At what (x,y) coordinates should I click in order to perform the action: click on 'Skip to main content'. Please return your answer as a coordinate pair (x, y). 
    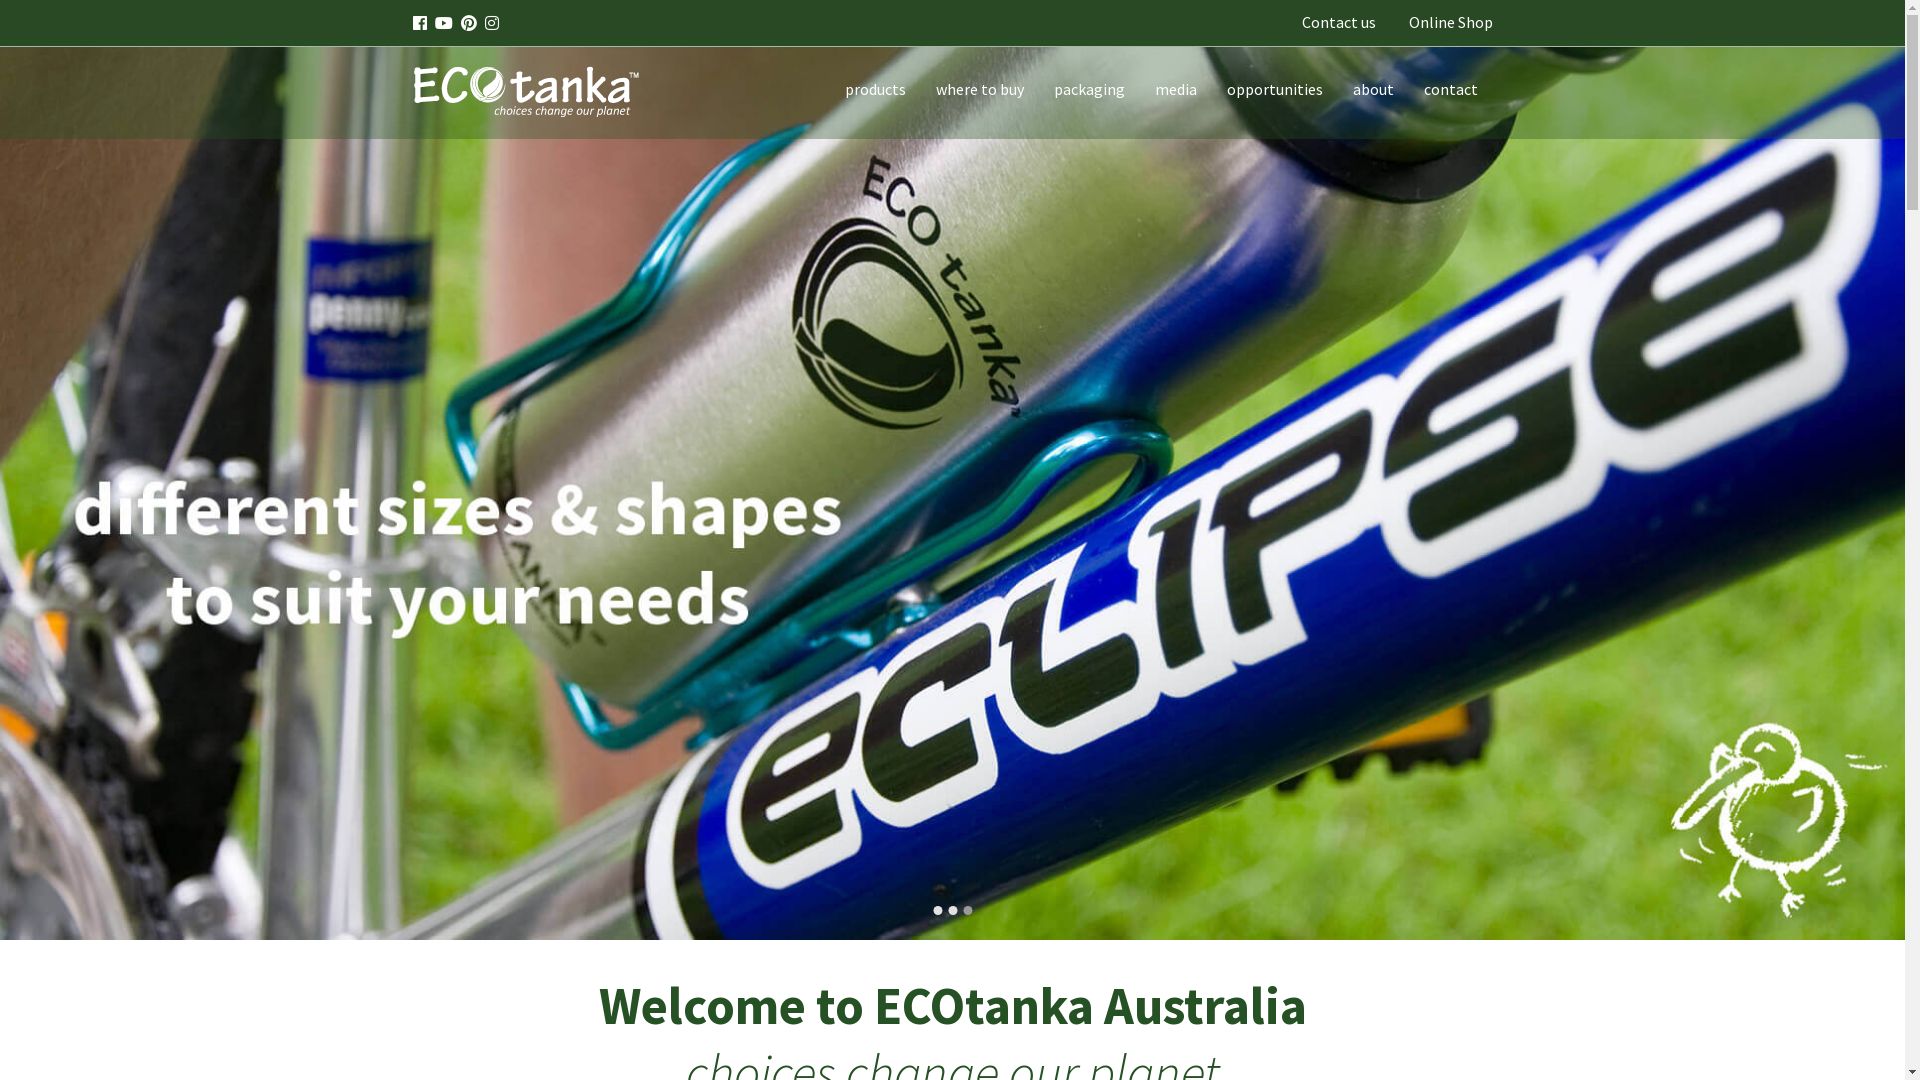
    Looking at the image, I should click on (0, 0).